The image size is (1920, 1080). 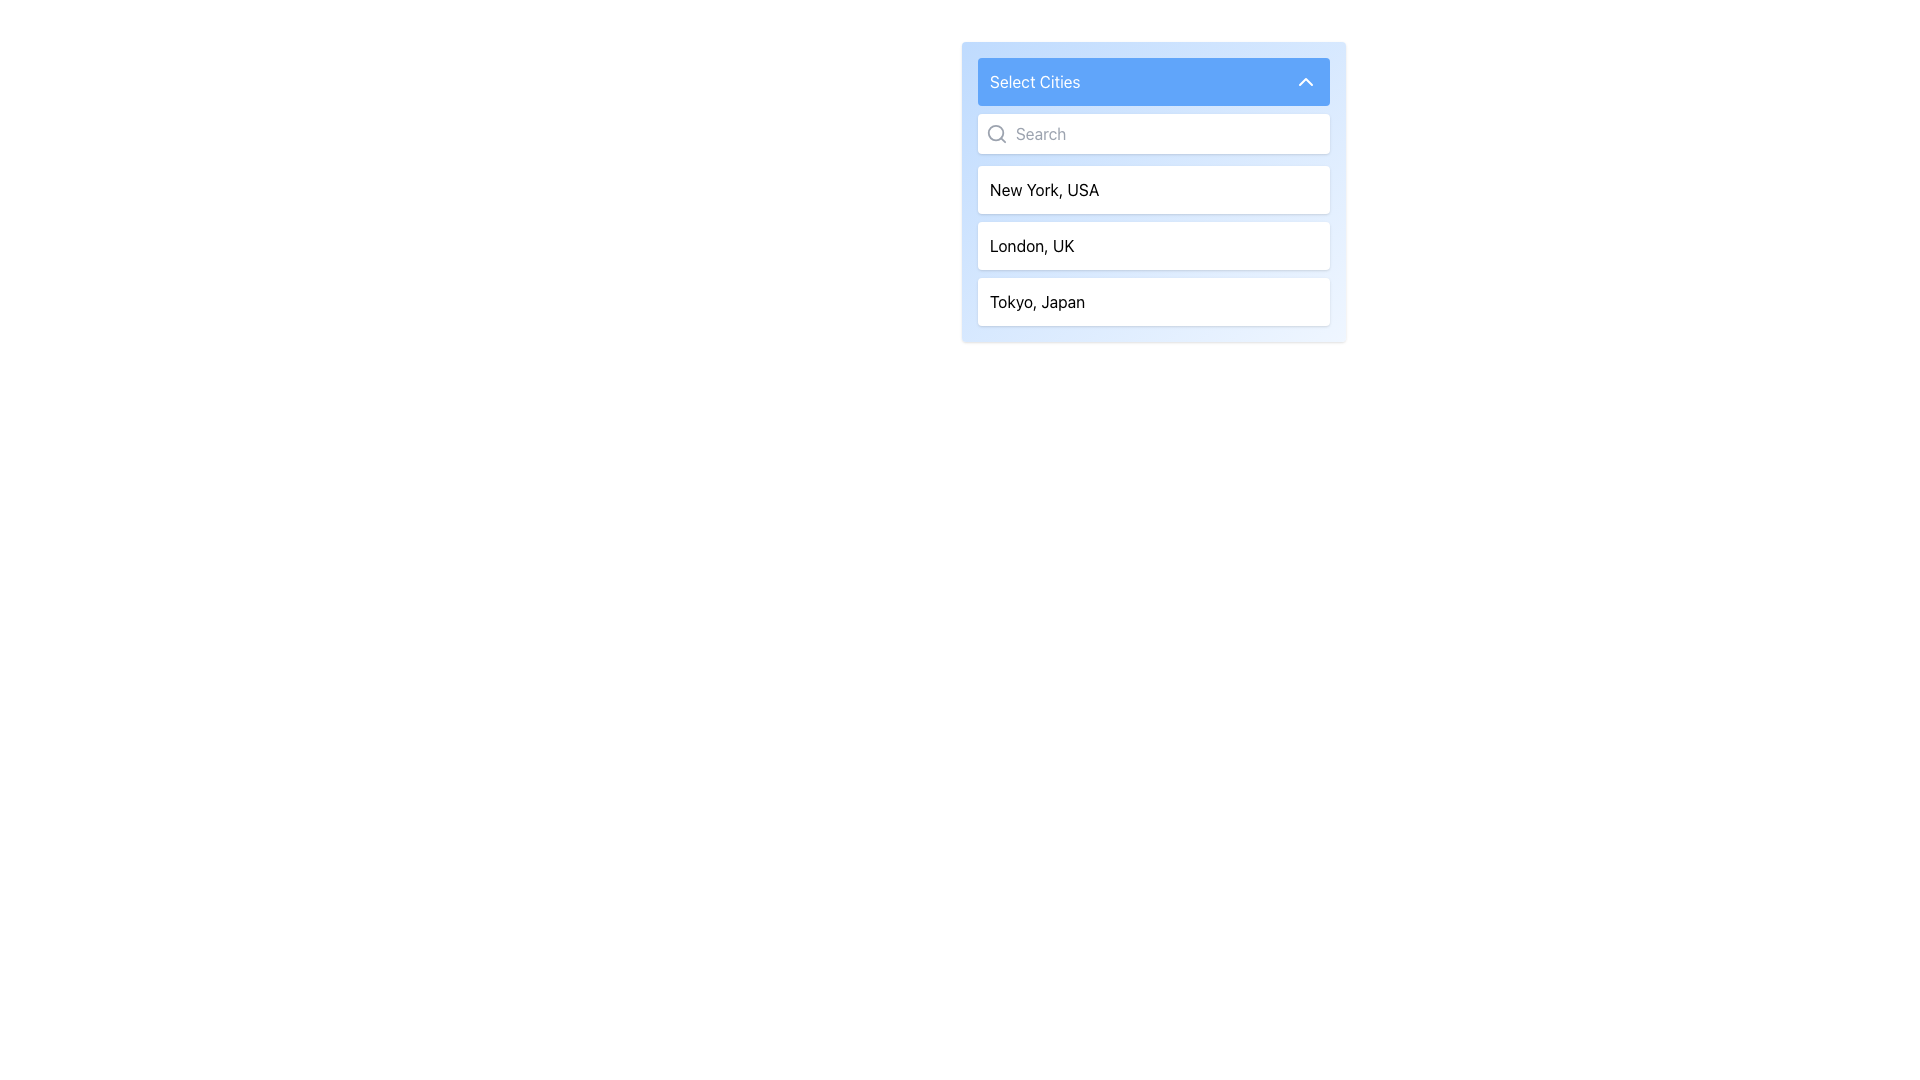 I want to click on the text label 'New York, USA' in the dropdown list titled 'Select Cities', so click(x=1043, y=189).